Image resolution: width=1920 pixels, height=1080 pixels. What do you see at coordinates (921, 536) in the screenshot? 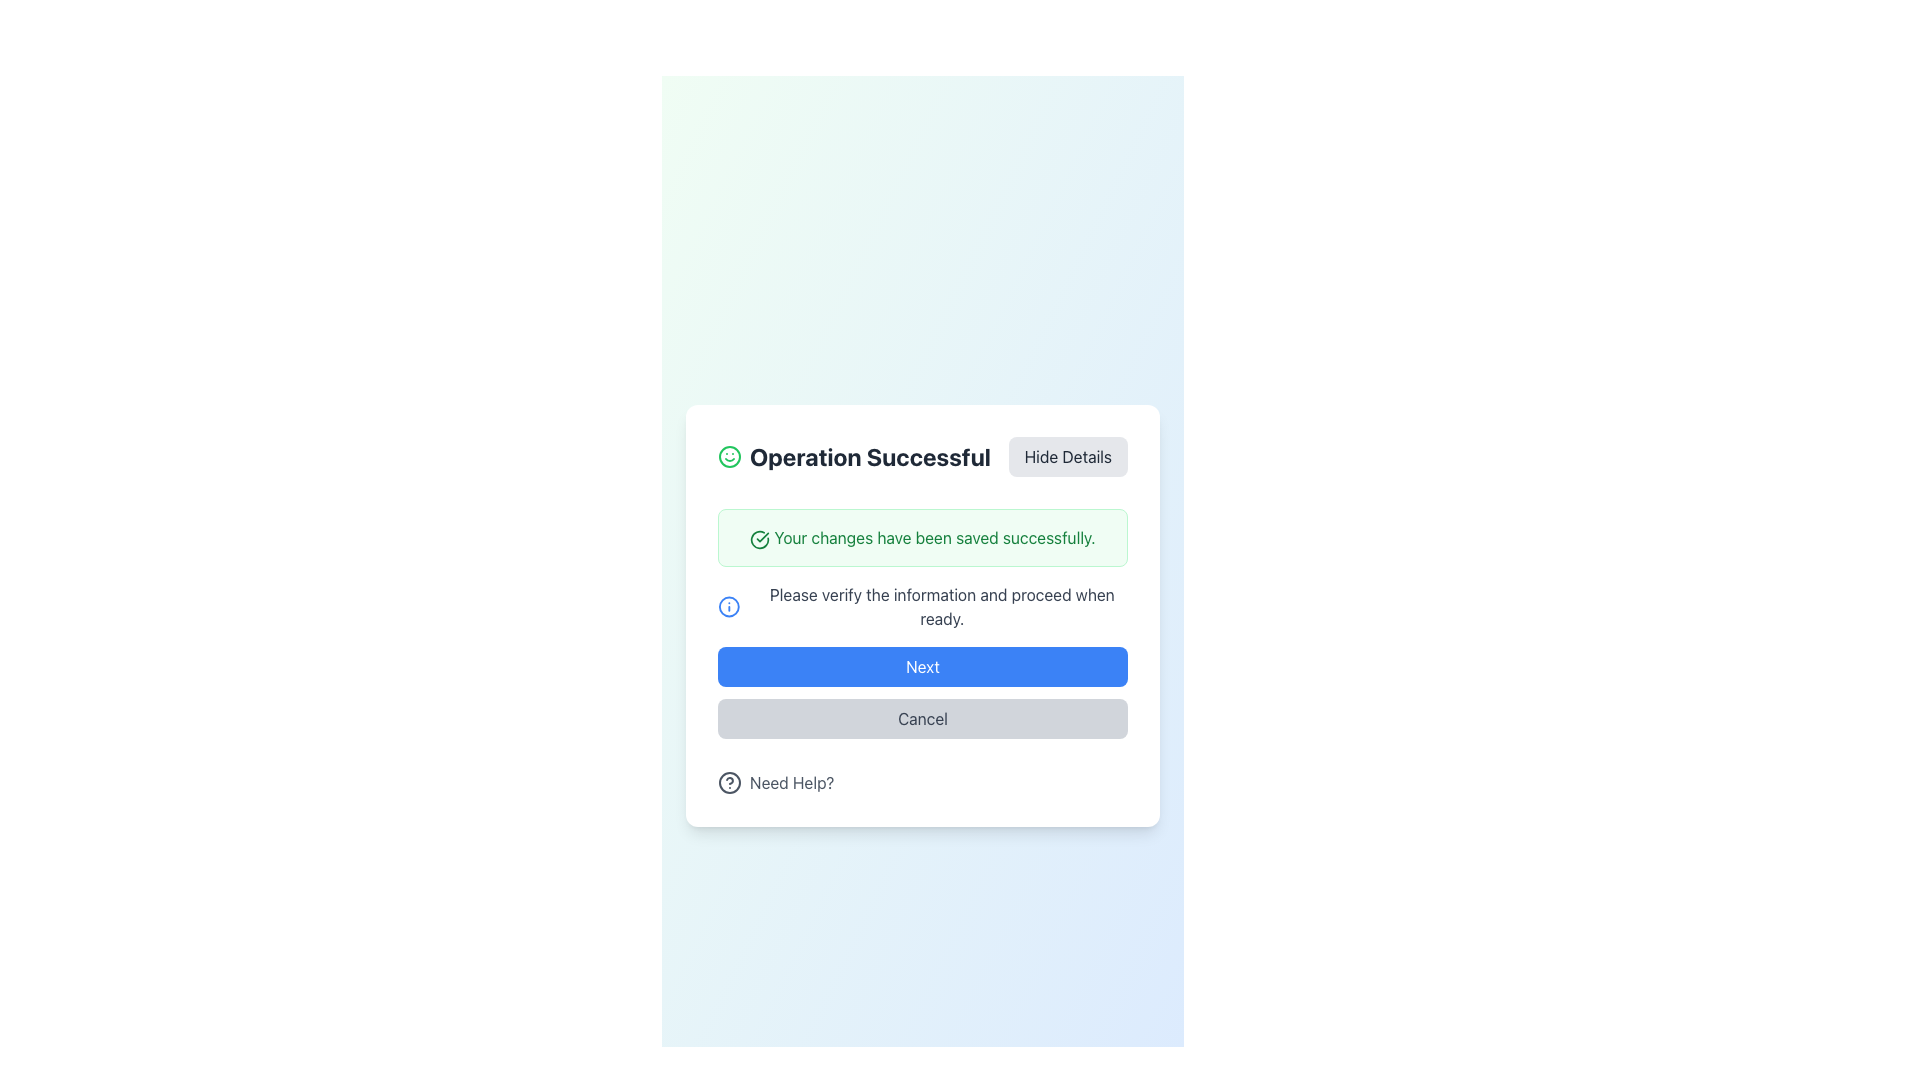
I see `the Notification banner that indicates the user's changes have been saved successfully, located above the text message 'Please verify the information and proceed when ready.'` at bounding box center [921, 536].